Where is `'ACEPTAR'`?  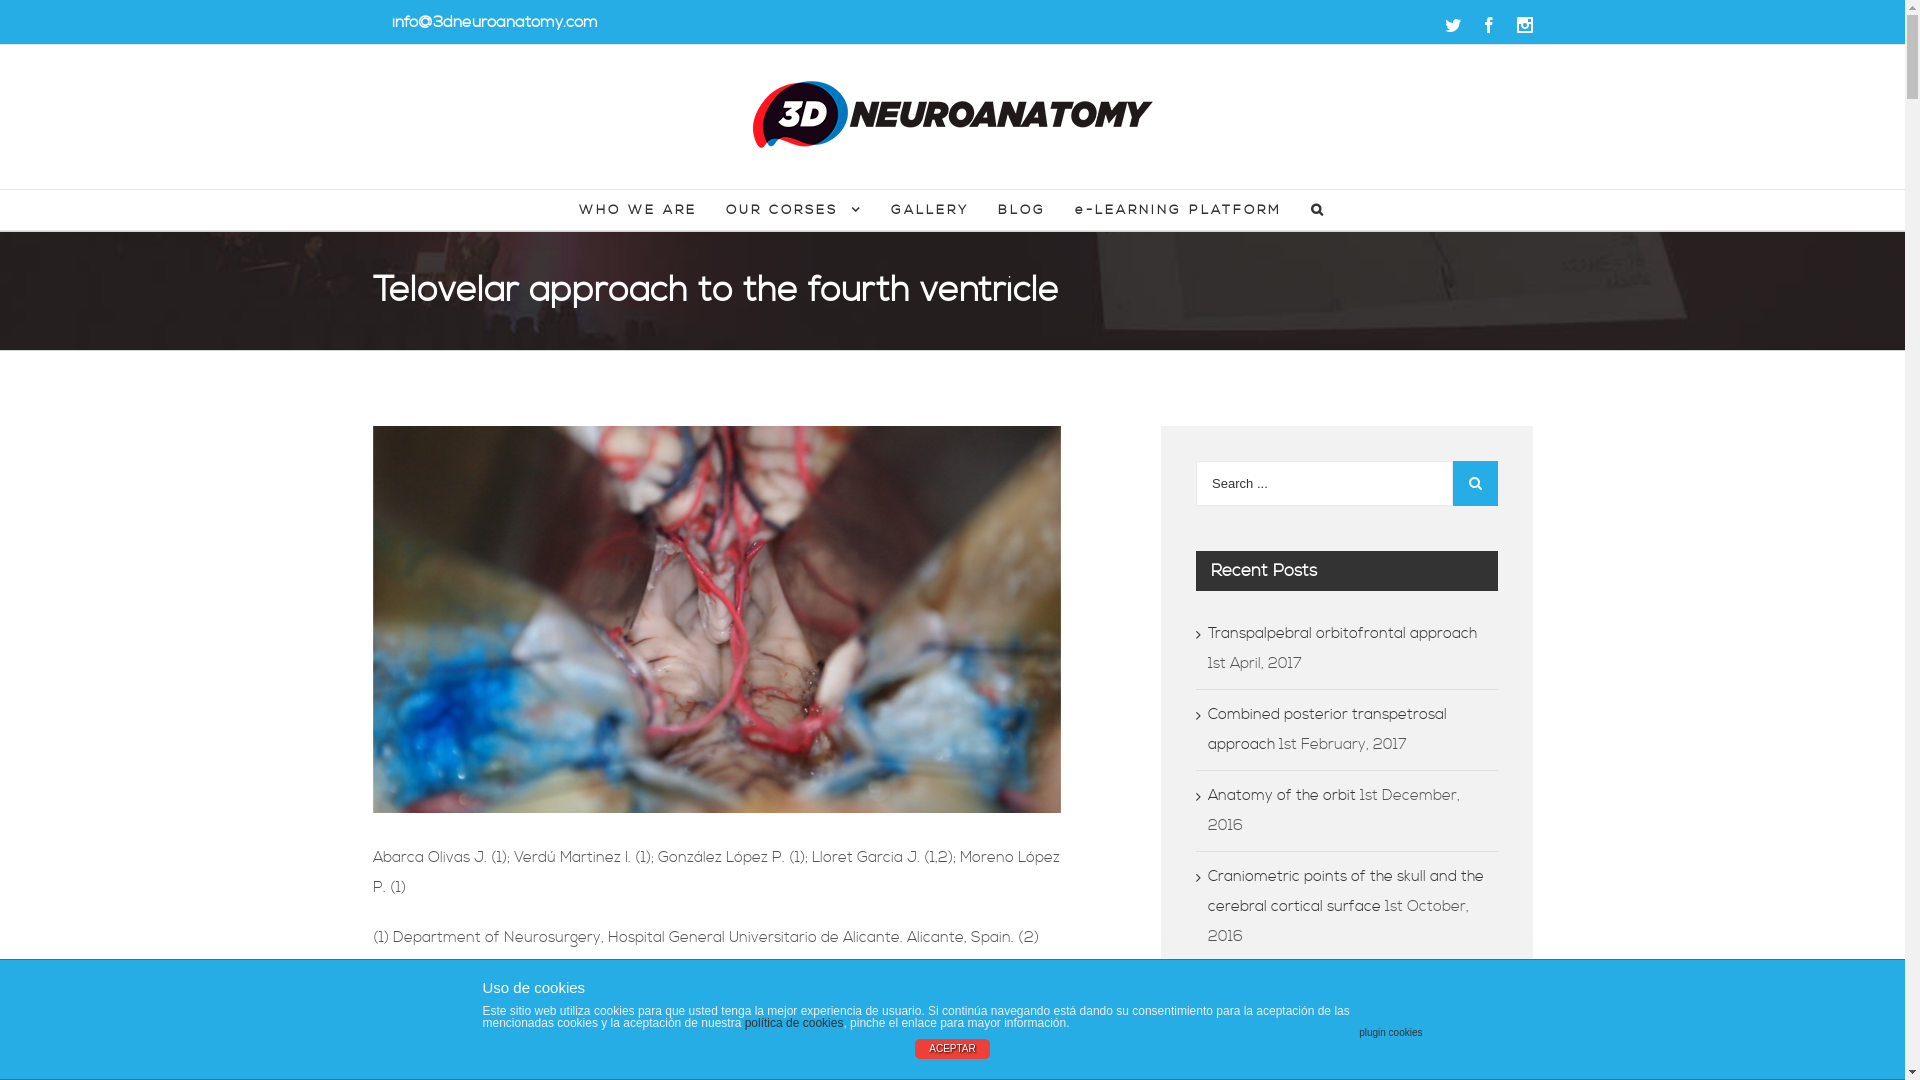 'ACEPTAR' is located at coordinates (951, 1048).